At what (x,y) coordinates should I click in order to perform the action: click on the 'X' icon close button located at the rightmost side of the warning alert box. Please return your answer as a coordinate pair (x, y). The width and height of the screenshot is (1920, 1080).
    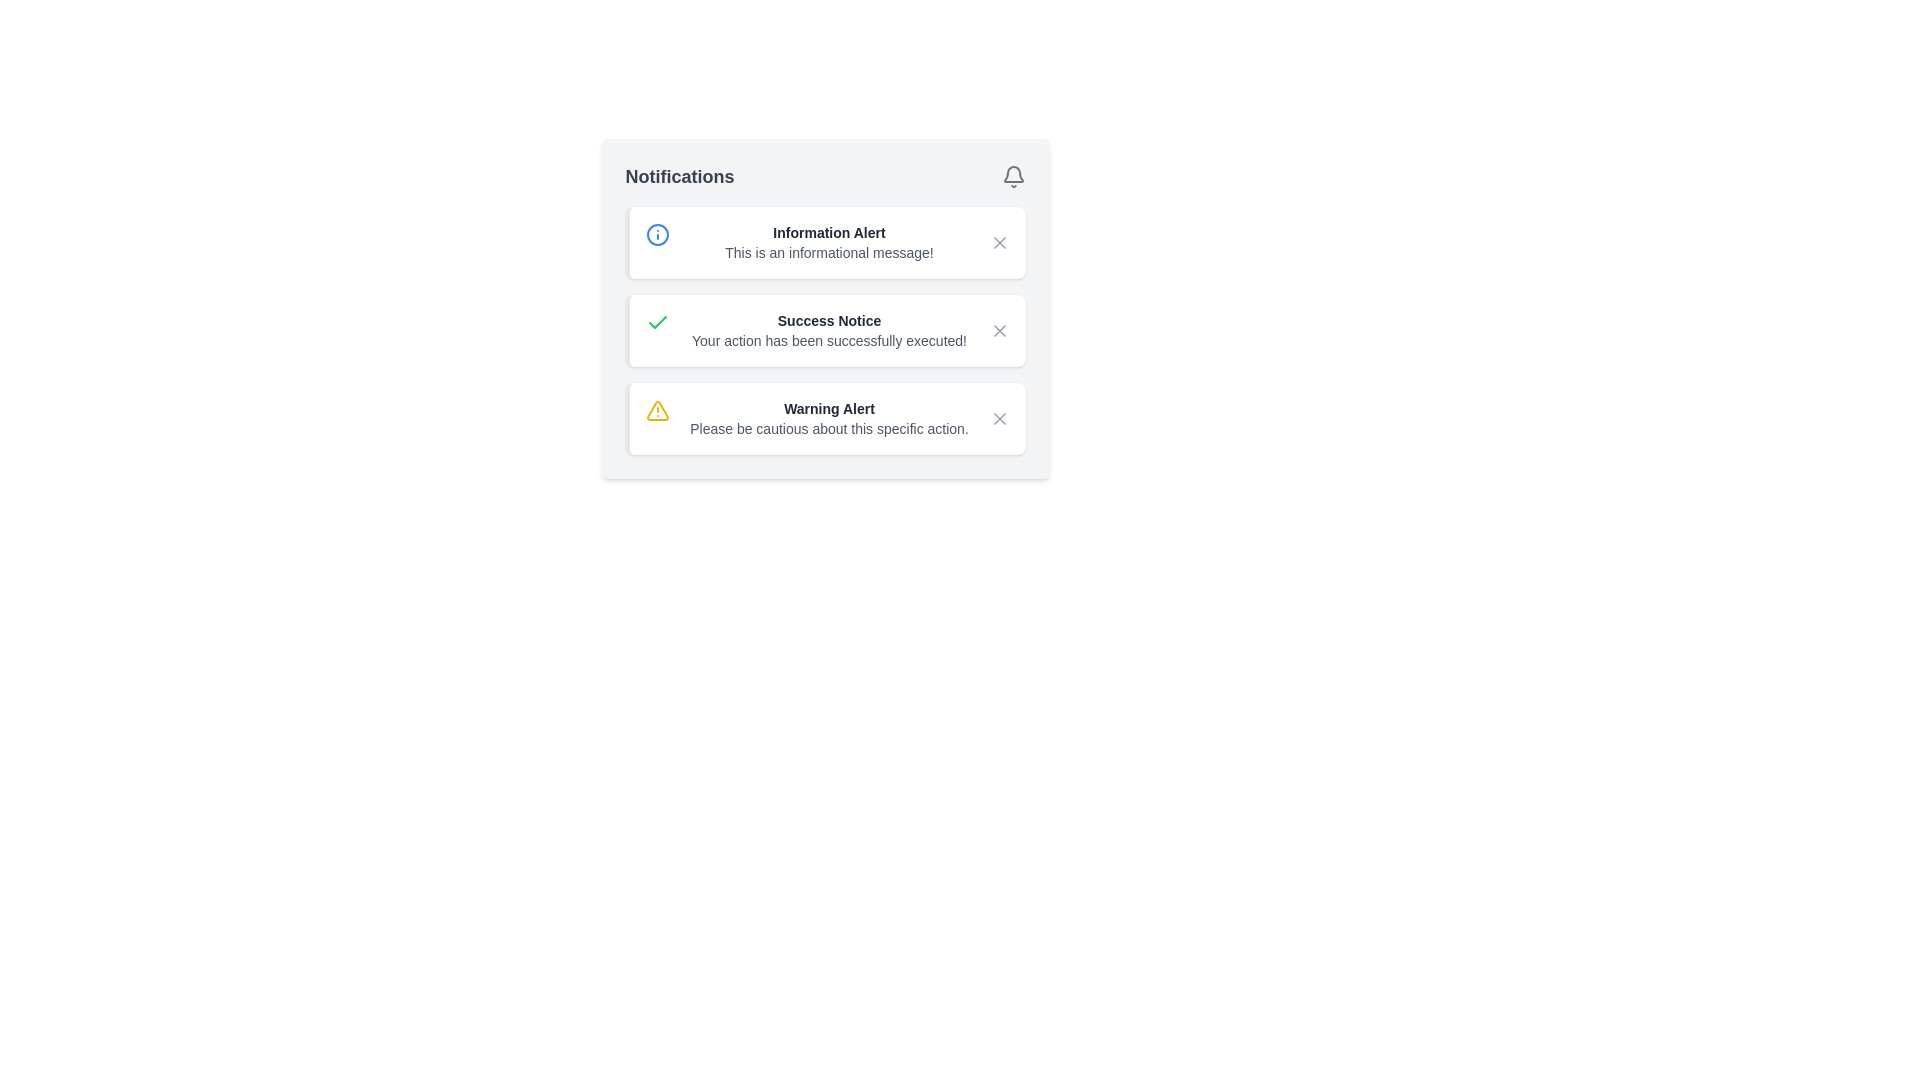
    Looking at the image, I should click on (999, 418).